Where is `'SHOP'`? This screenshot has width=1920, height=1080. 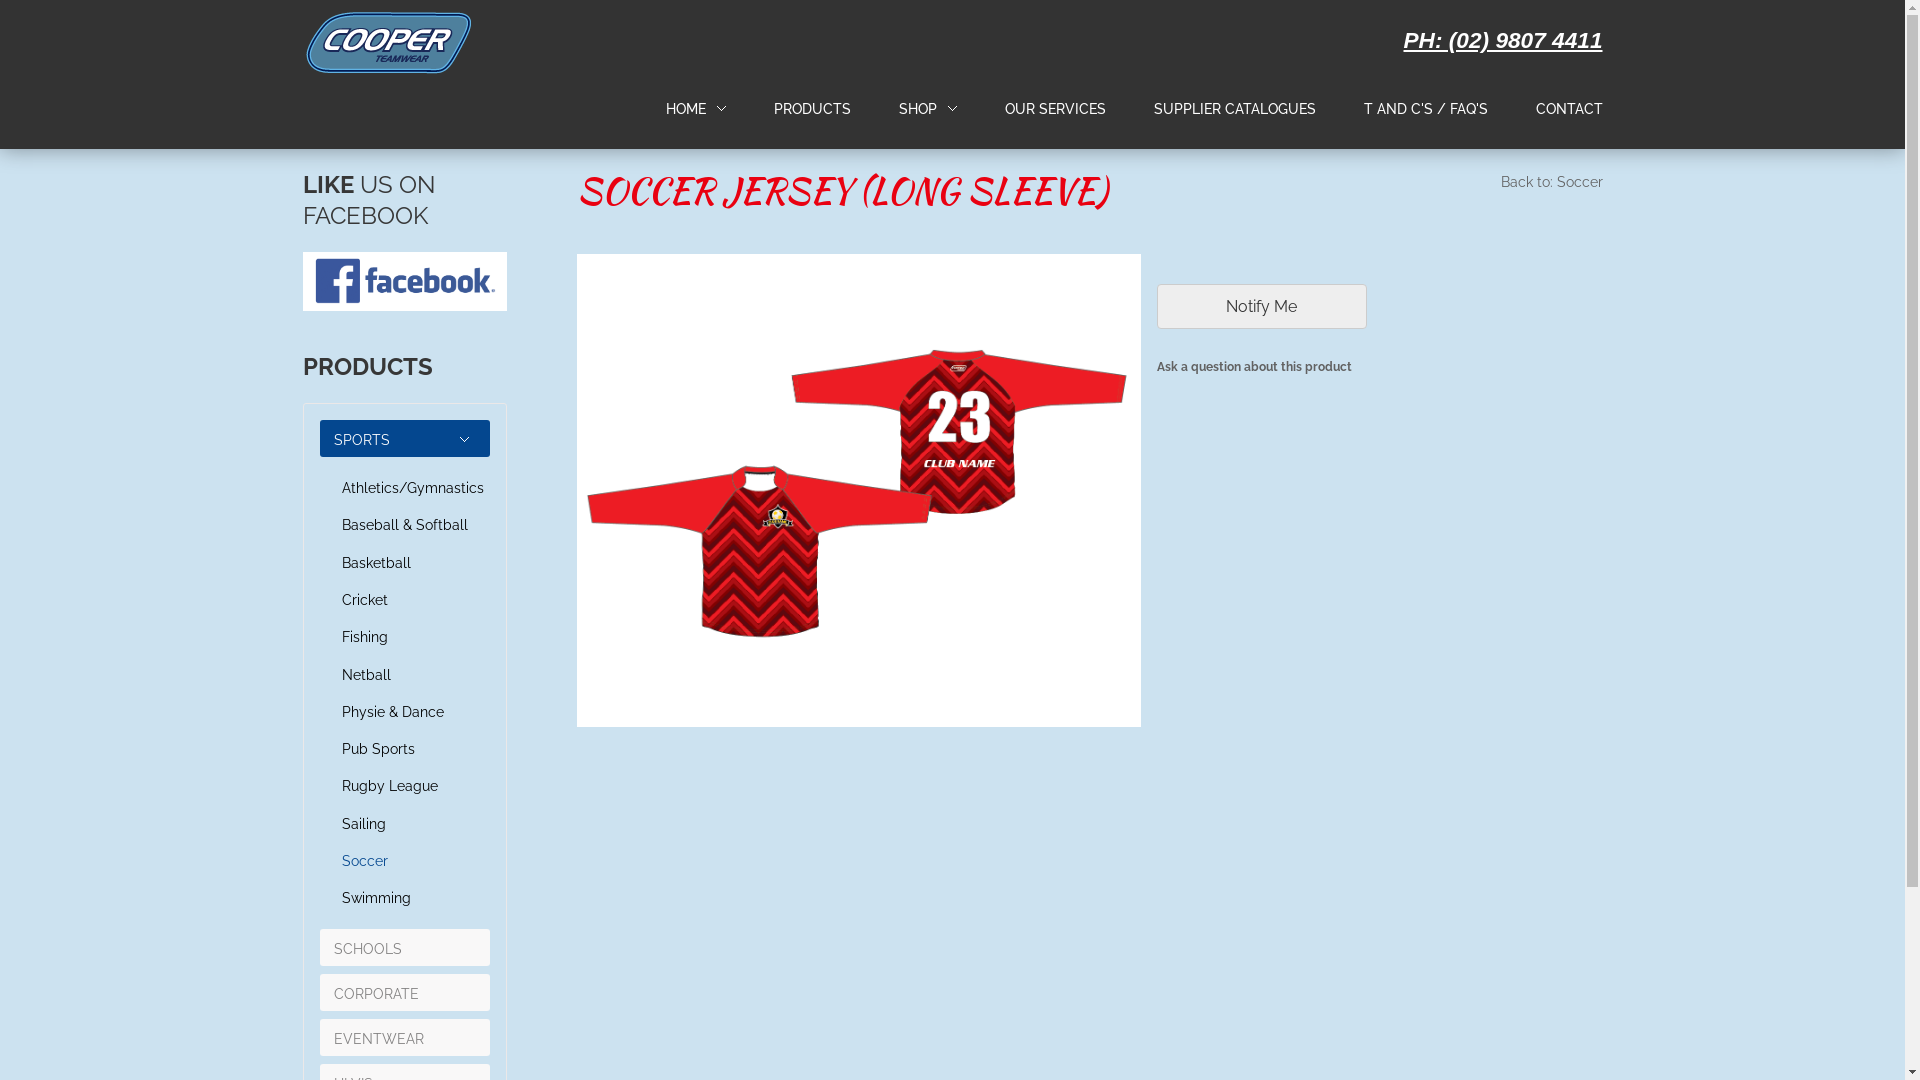
'SHOP' is located at coordinates (896, 108).